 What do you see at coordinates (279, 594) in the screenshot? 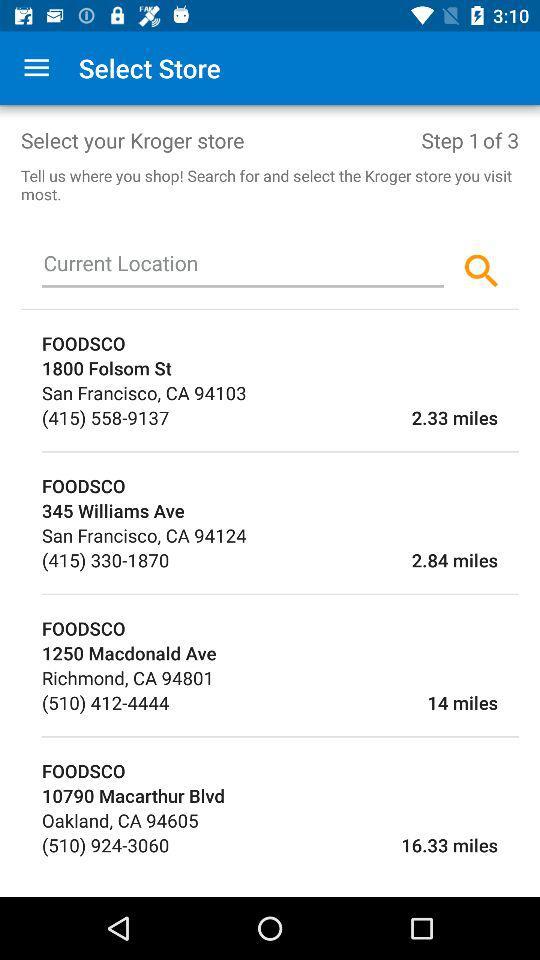
I see `the icon below the (415) 330-1870` at bounding box center [279, 594].